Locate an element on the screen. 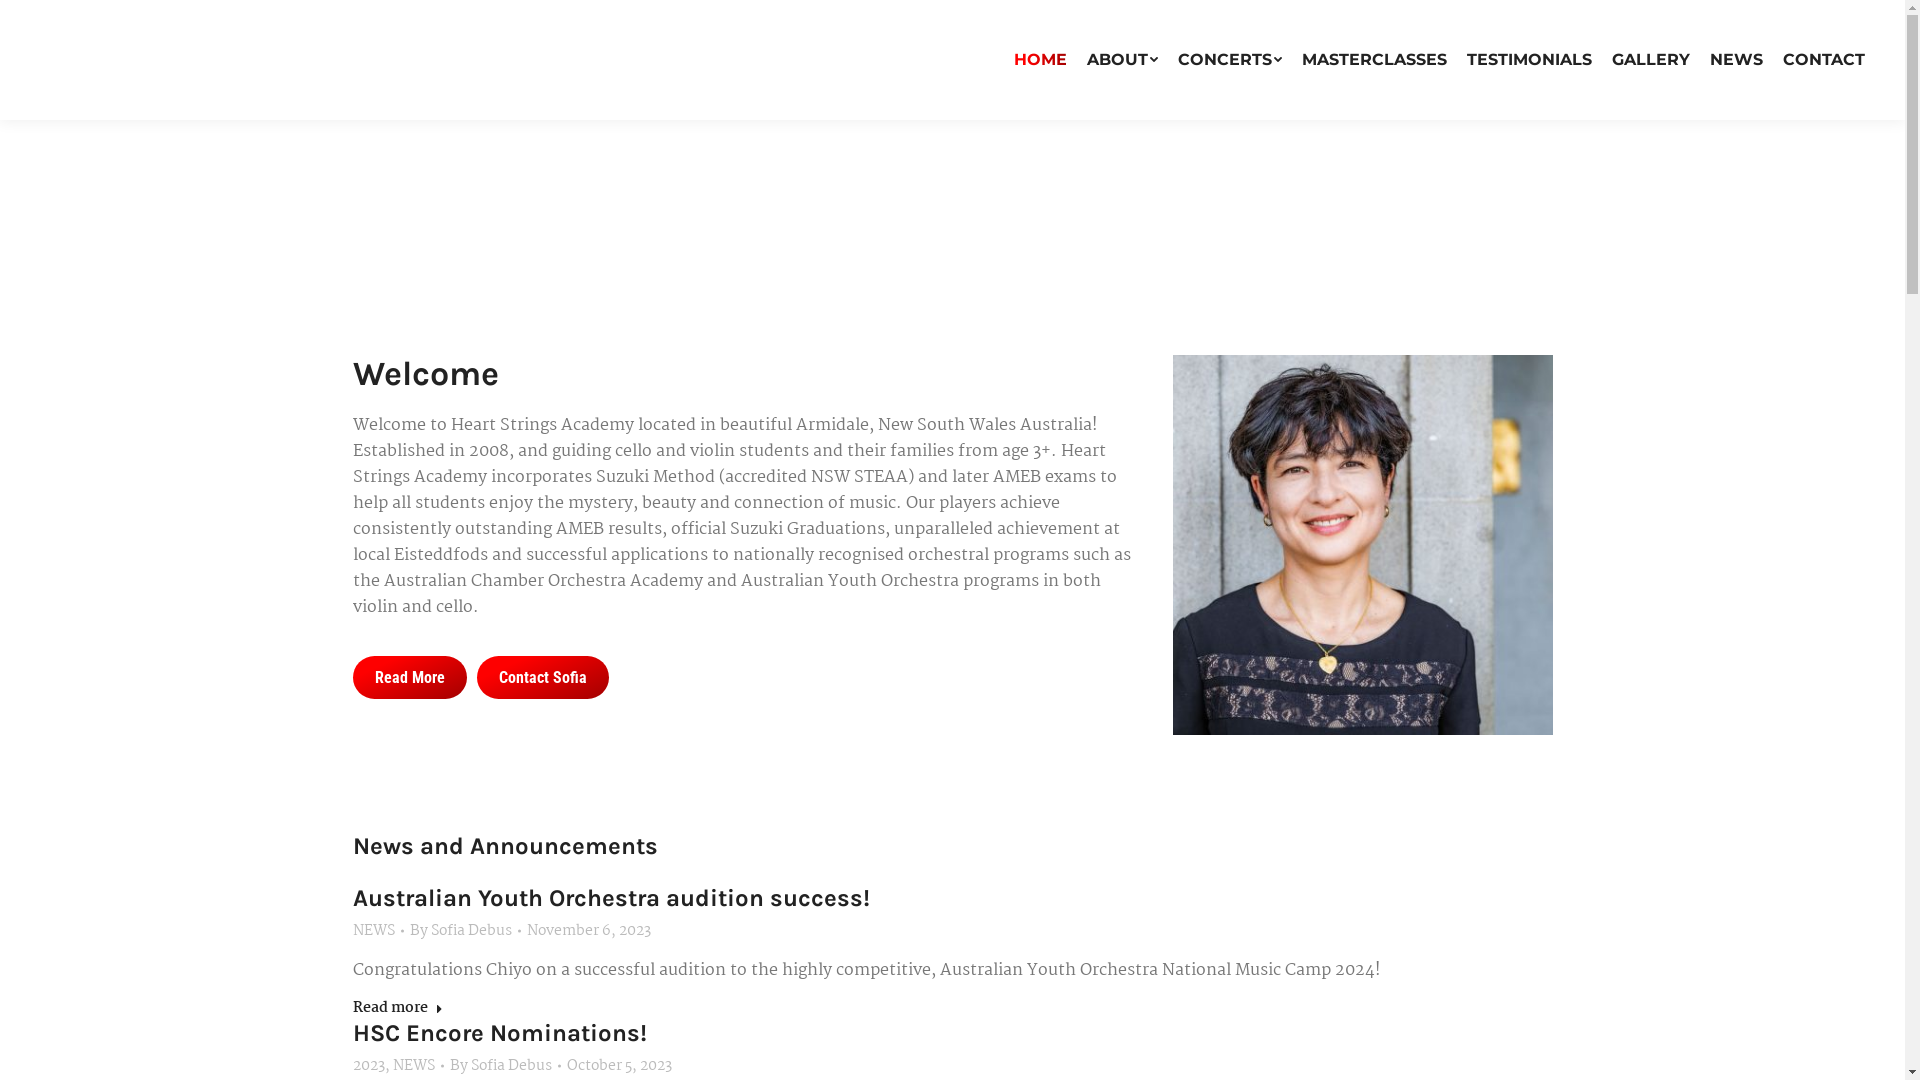 This screenshot has height=1080, width=1920. 'ABOUT' is located at coordinates (1122, 59).